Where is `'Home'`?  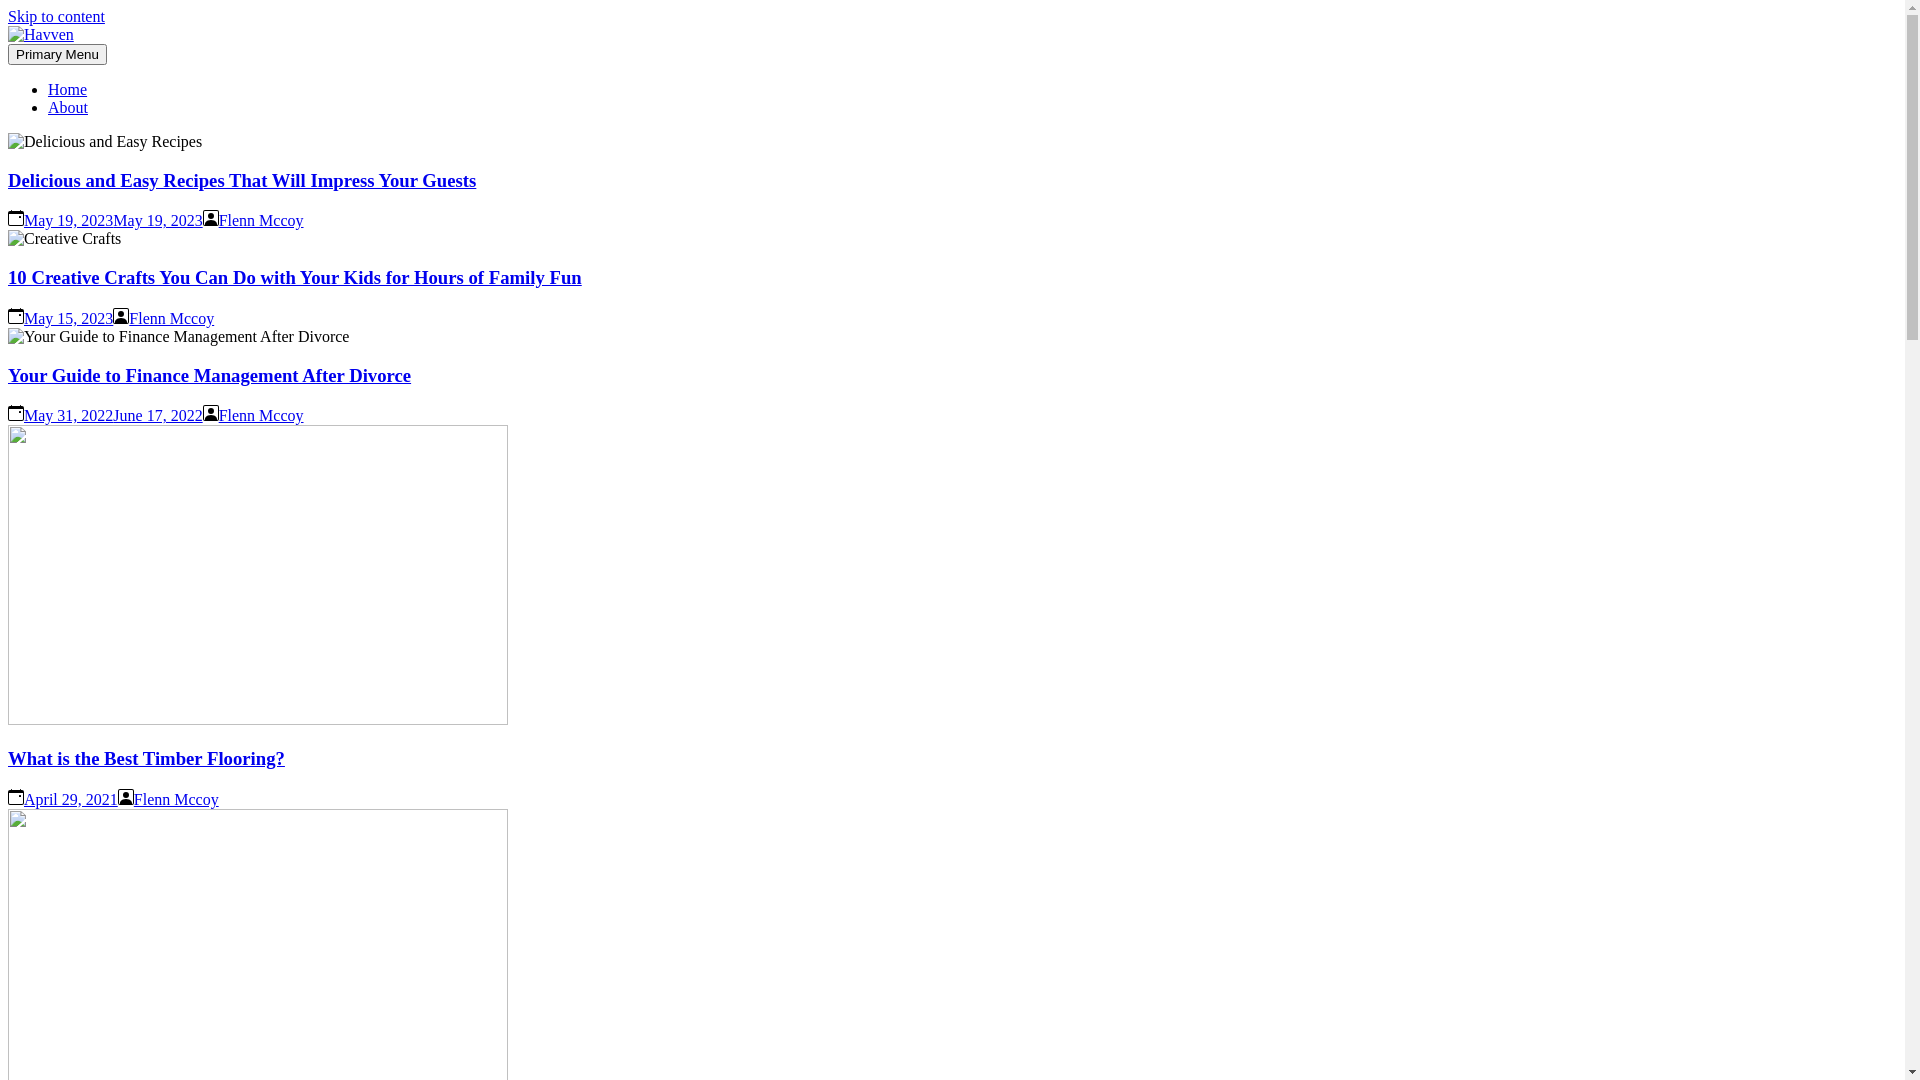 'Home' is located at coordinates (67, 88).